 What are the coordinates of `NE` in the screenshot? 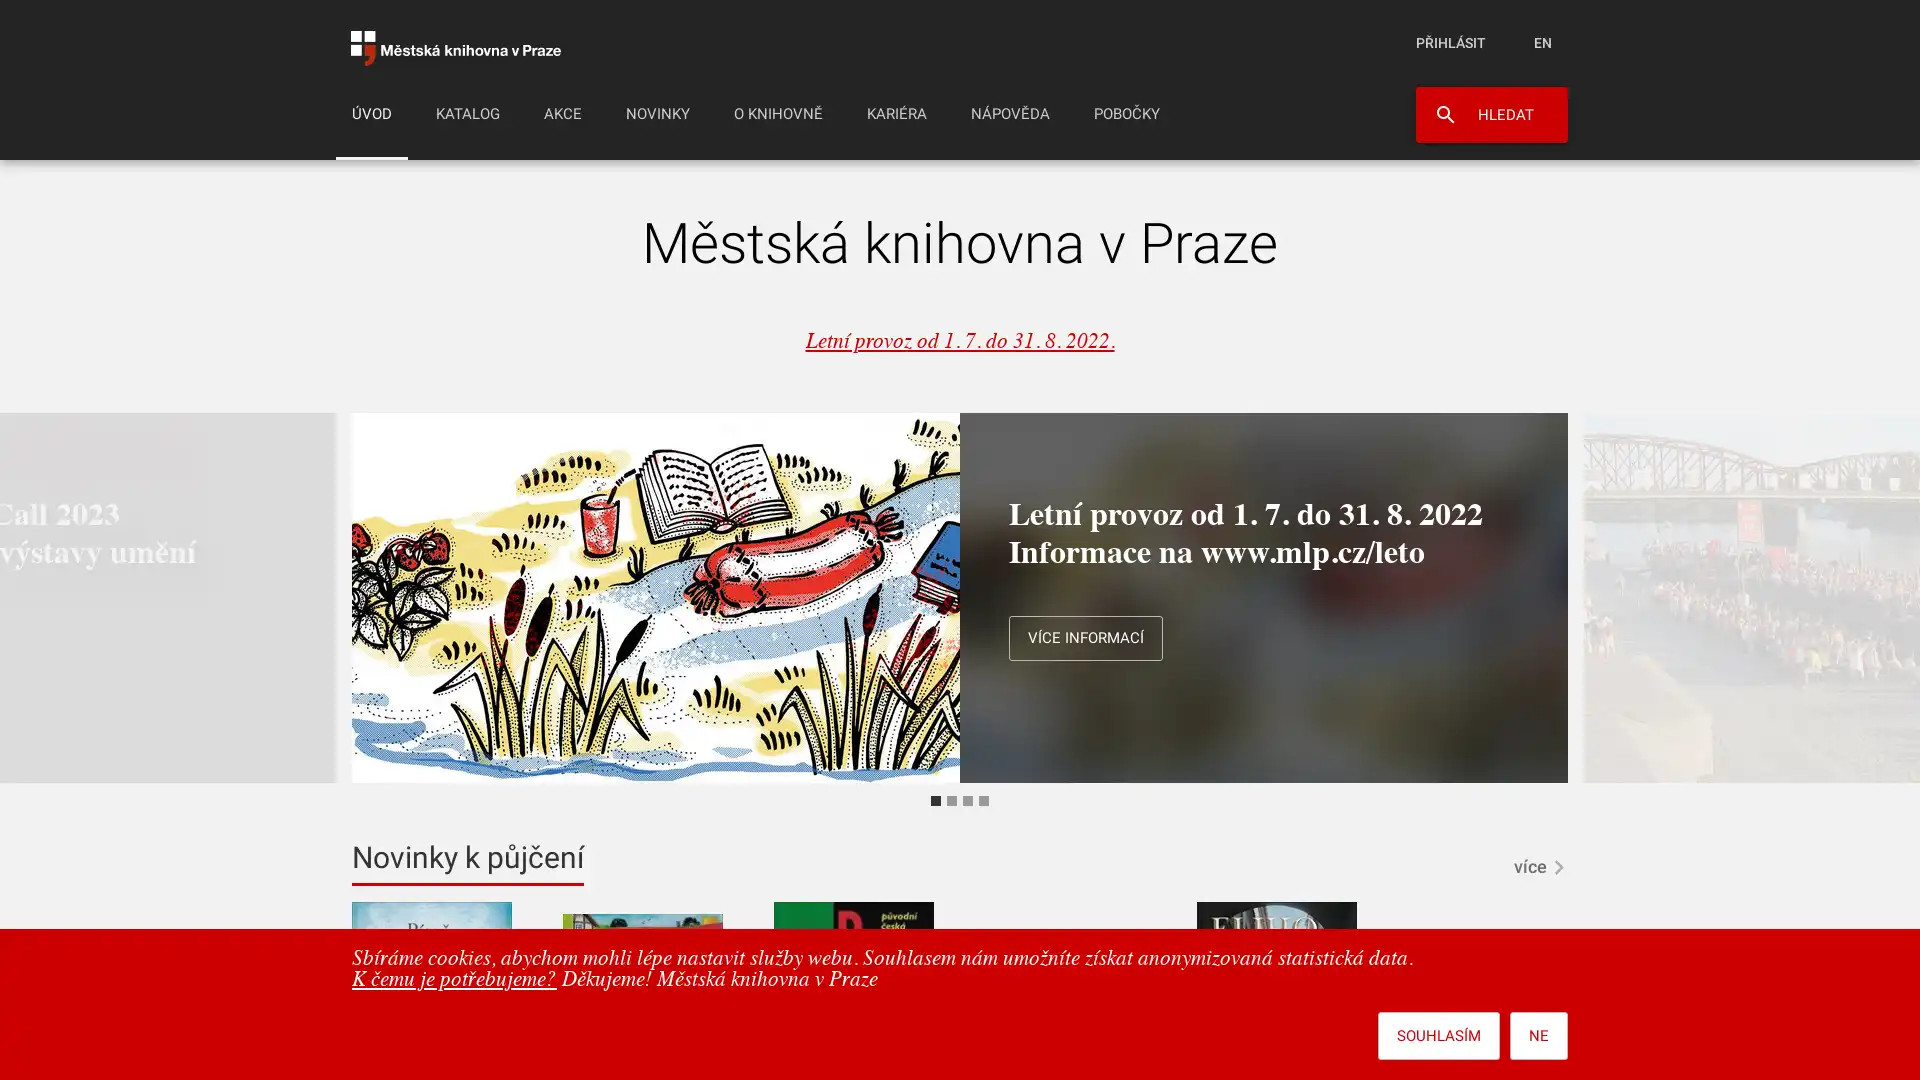 It's located at (1538, 1035).